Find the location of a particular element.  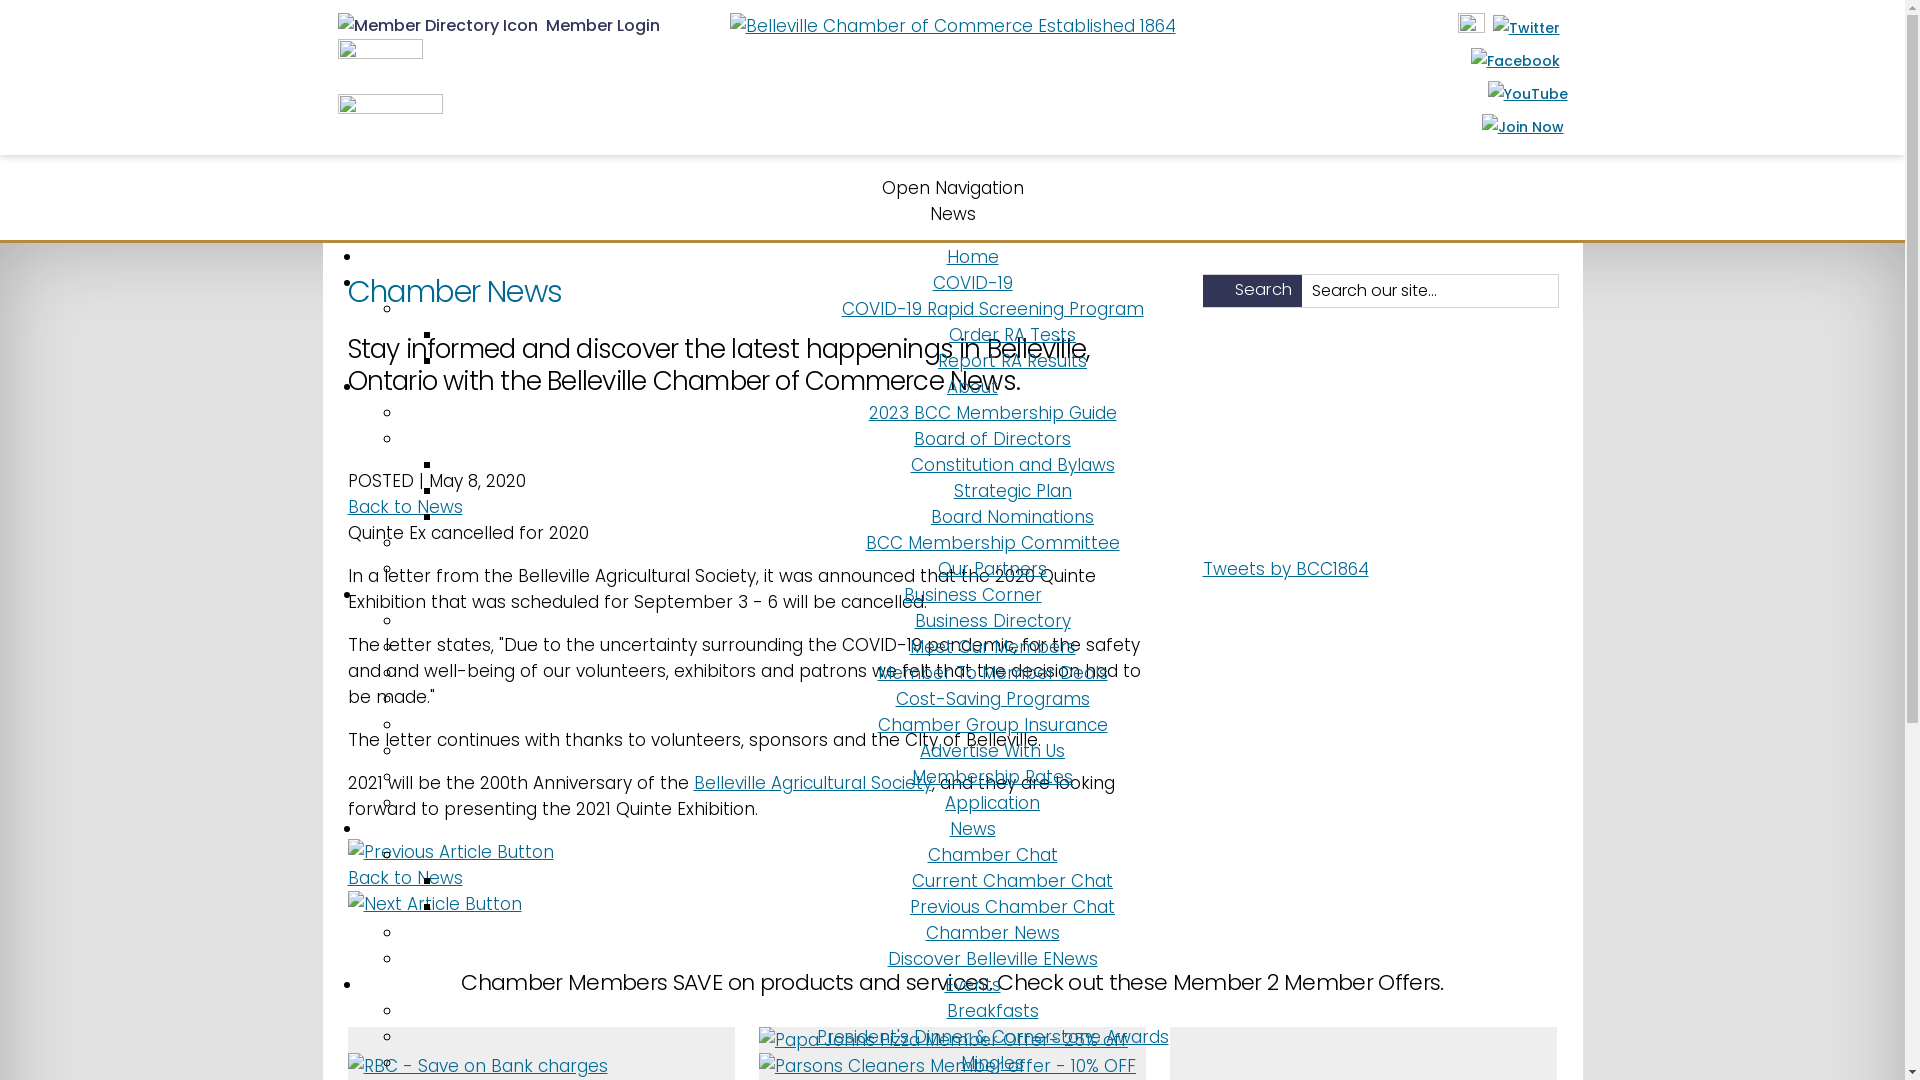

'RBC - Save on Bank charges' is located at coordinates (477, 1064).